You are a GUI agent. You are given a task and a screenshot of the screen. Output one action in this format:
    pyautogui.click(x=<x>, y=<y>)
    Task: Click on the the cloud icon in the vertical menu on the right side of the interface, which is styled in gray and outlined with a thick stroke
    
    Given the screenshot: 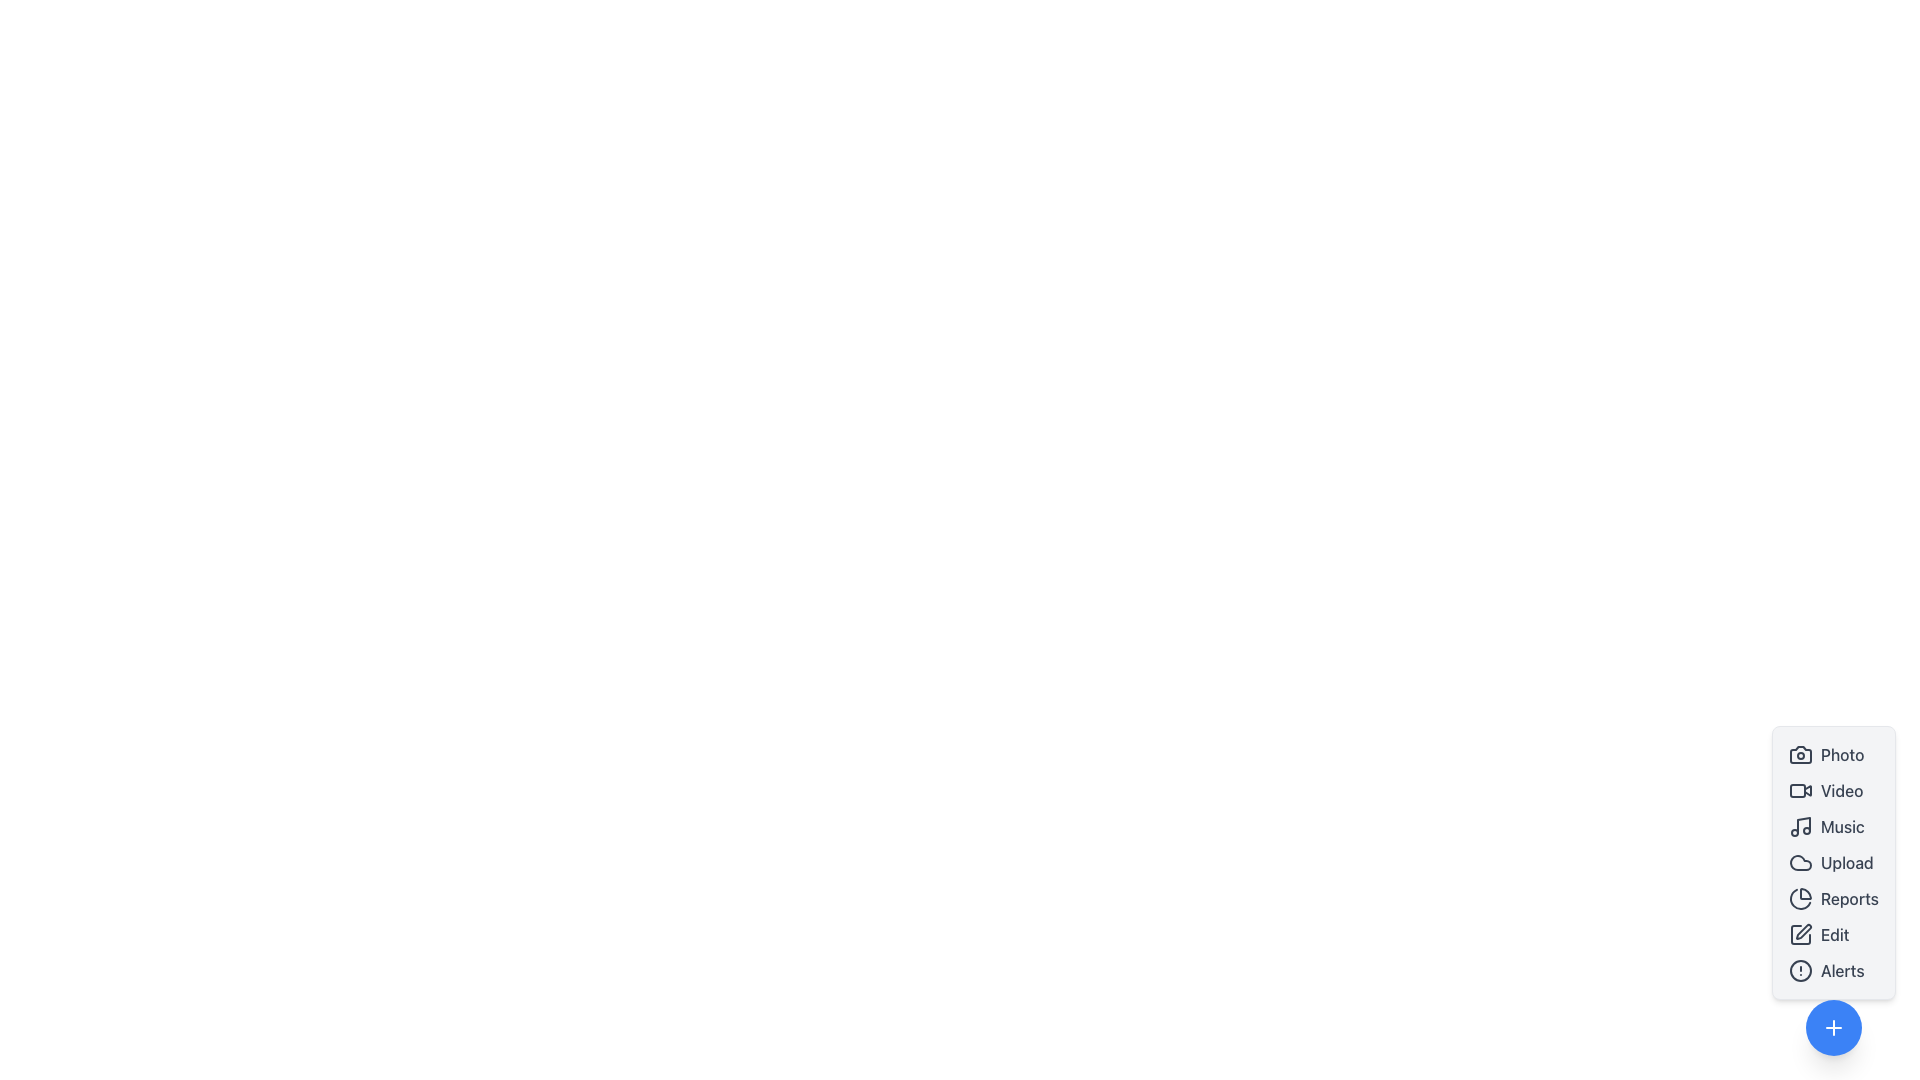 What is the action you would take?
    pyautogui.click(x=1800, y=862)
    